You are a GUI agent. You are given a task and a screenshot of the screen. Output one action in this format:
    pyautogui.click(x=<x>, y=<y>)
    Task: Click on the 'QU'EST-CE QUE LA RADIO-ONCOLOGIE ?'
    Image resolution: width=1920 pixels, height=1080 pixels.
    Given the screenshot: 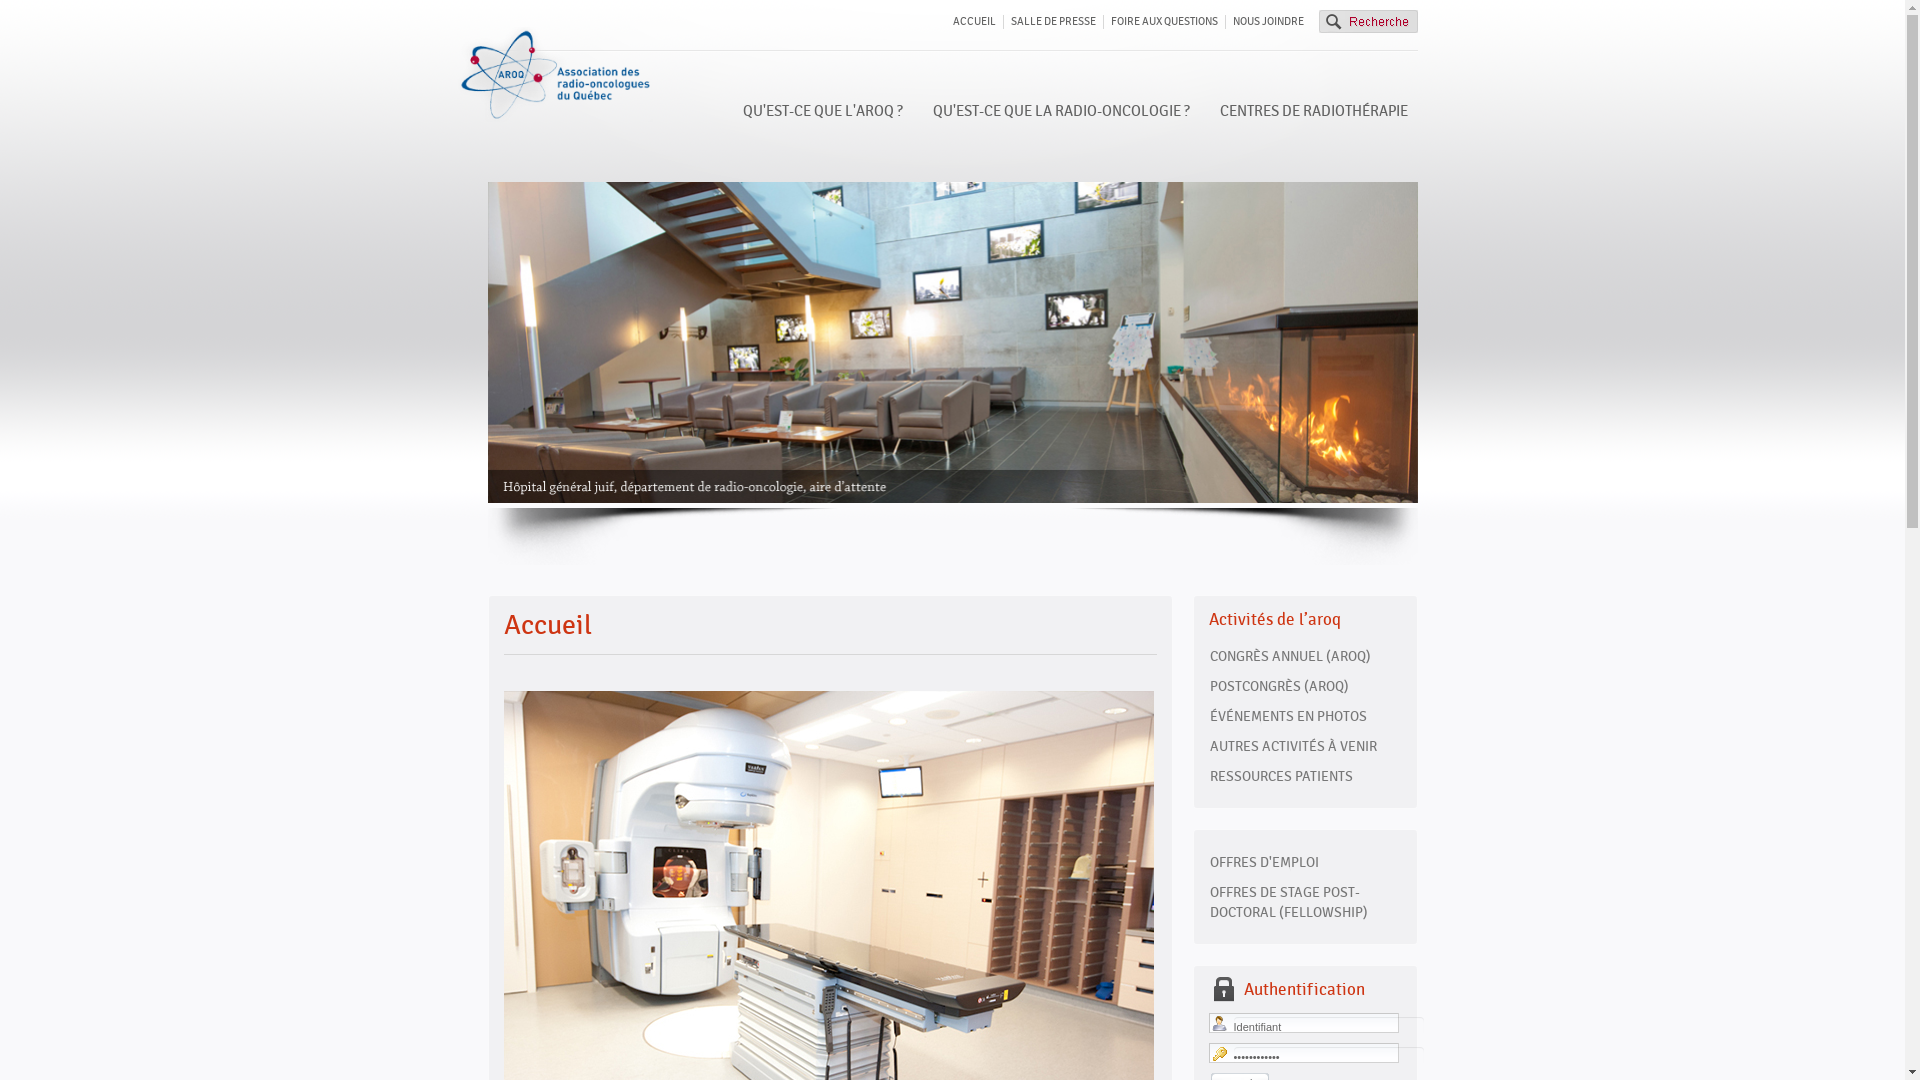 What is the action you would take?
    pyautogui.click(x=1059, y=111)
    